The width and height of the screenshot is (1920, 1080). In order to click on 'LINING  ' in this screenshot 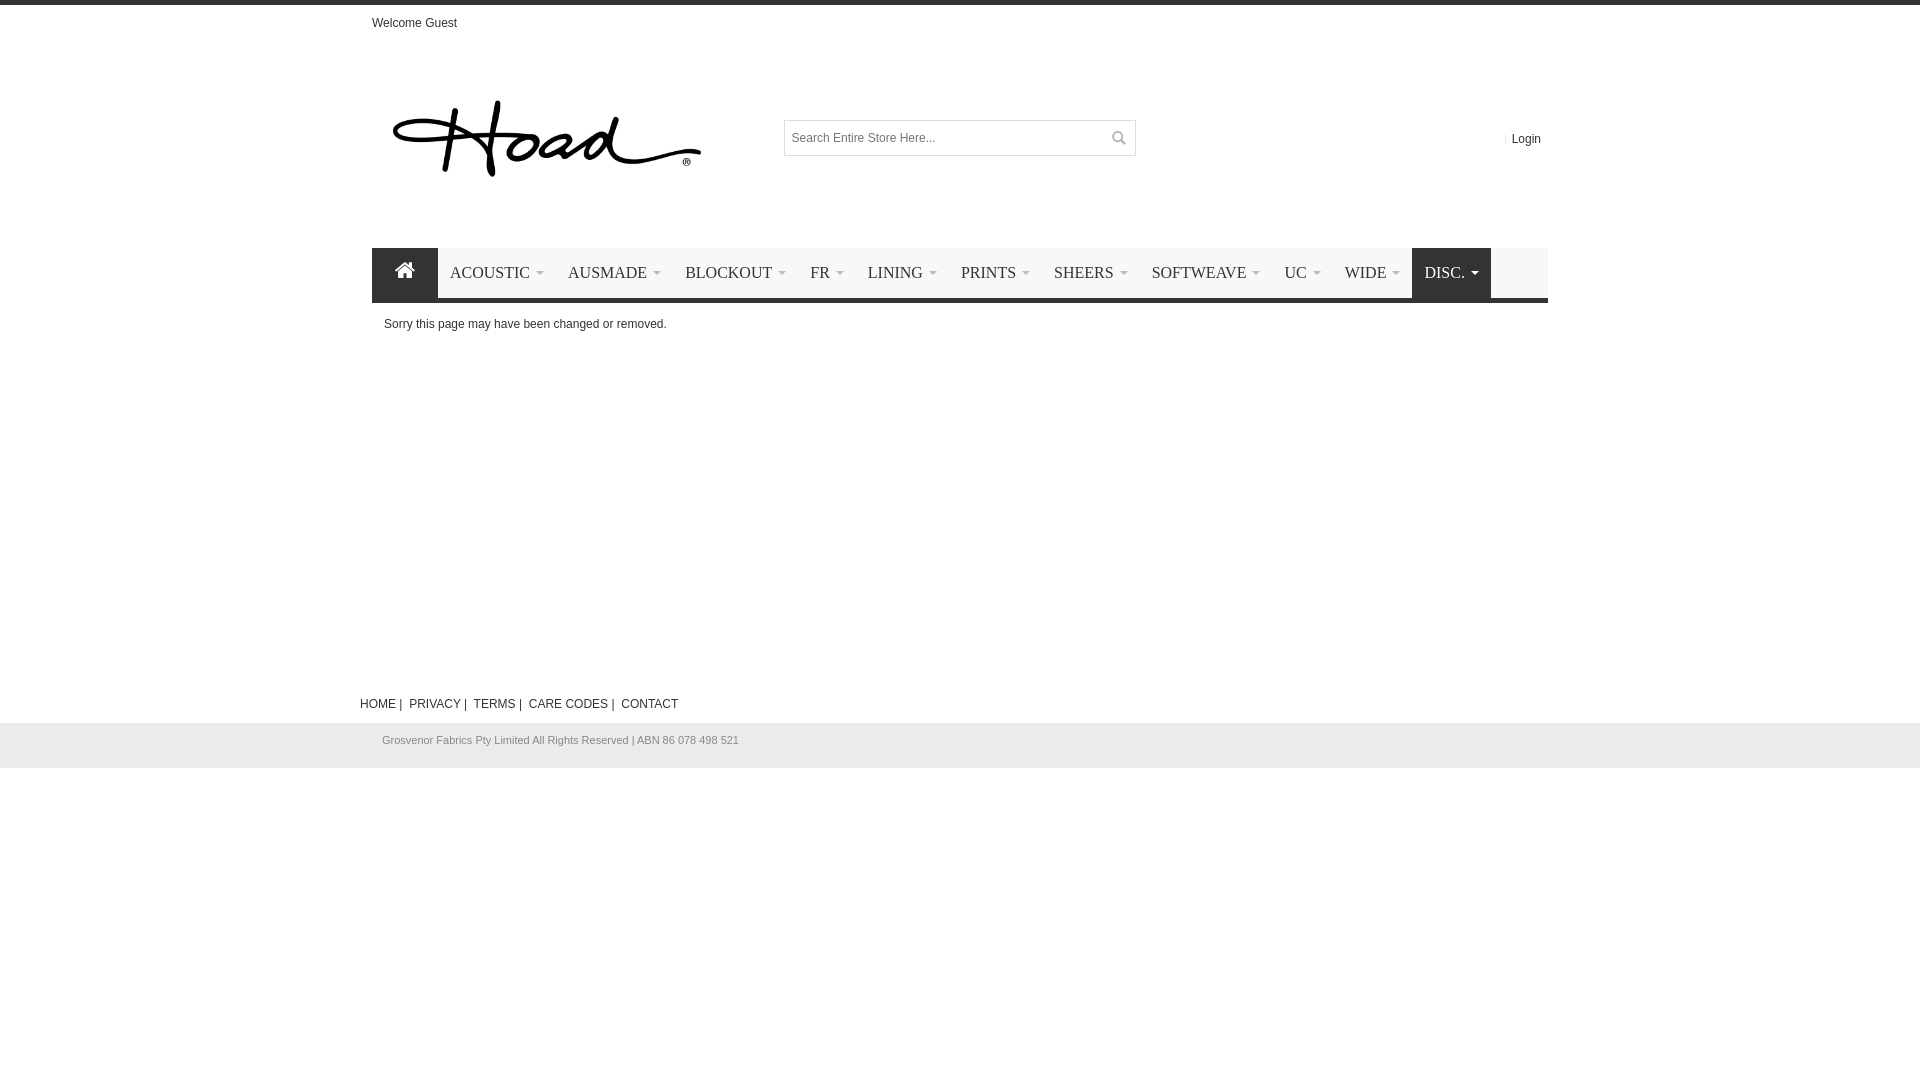, I will do `click(855, 273)`.